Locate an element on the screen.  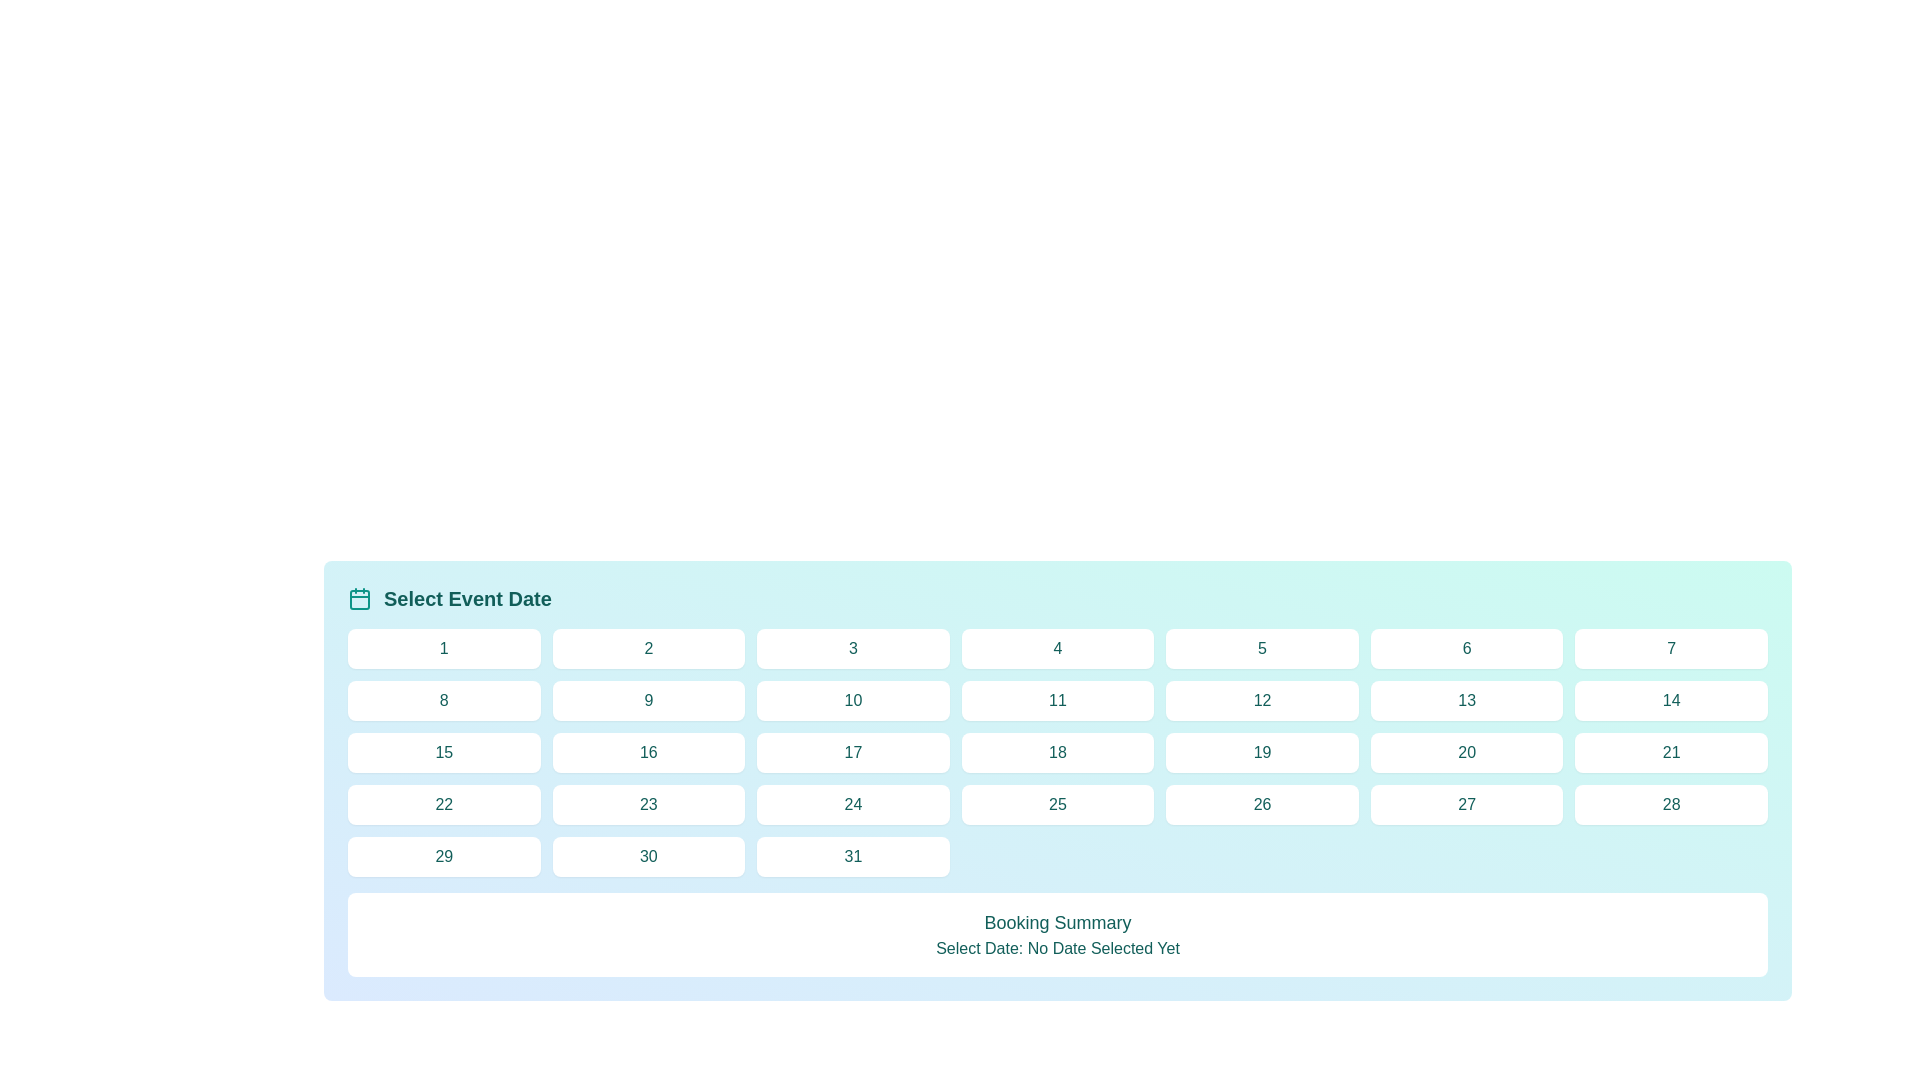
the date selection button located in the first row, sixth column of a 7-column grid is located at coordinates (1467, 648).